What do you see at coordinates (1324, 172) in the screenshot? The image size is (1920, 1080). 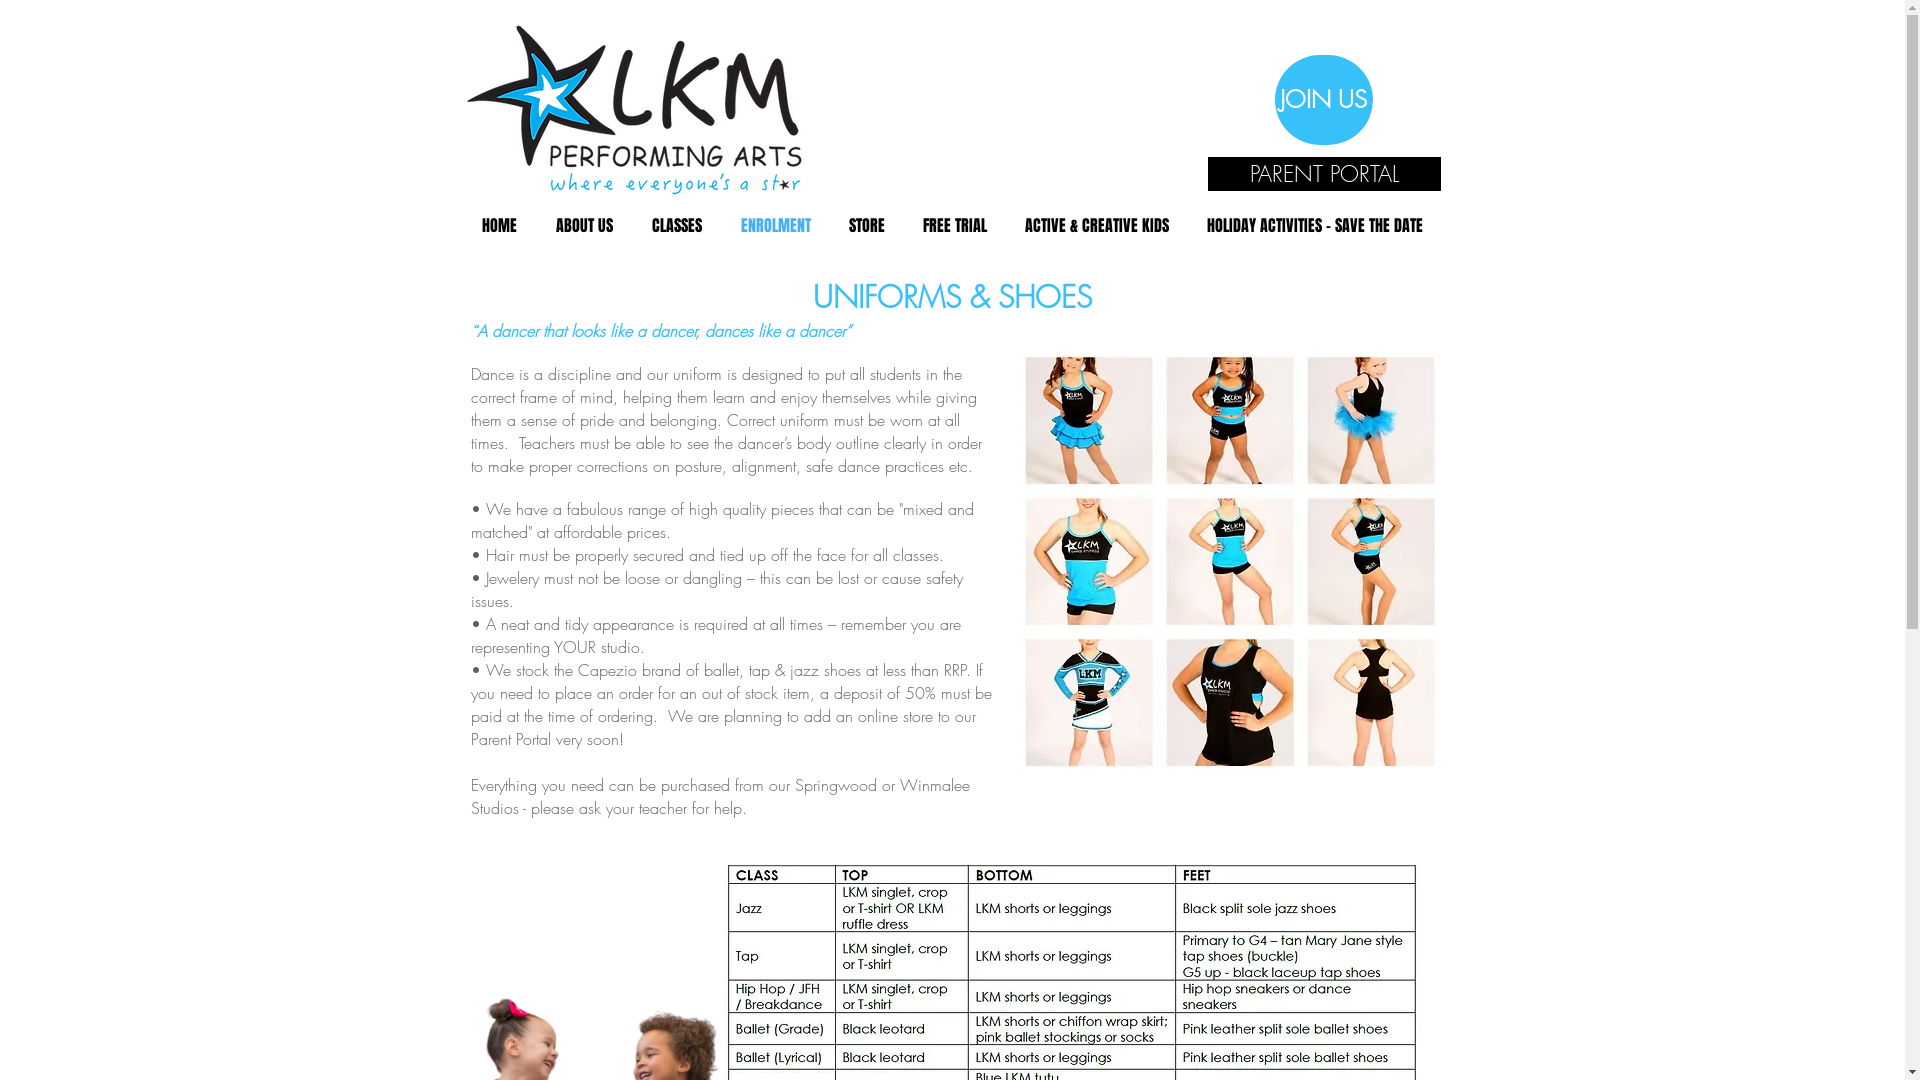 I see `'PARENT PORTAL'` at bounding box center [1324, 172].